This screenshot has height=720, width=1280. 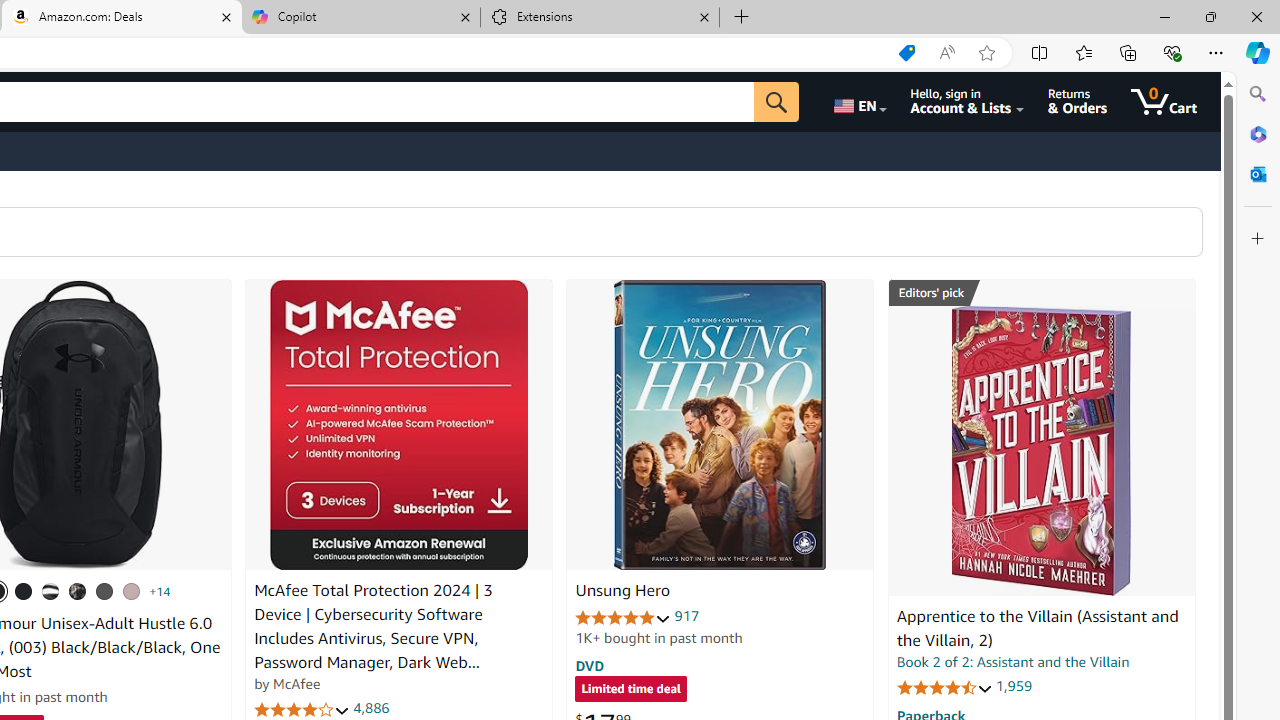 I want to click on '(005) Black Full Heather / Black / Metallic Gold', so click(x=103, y=590).